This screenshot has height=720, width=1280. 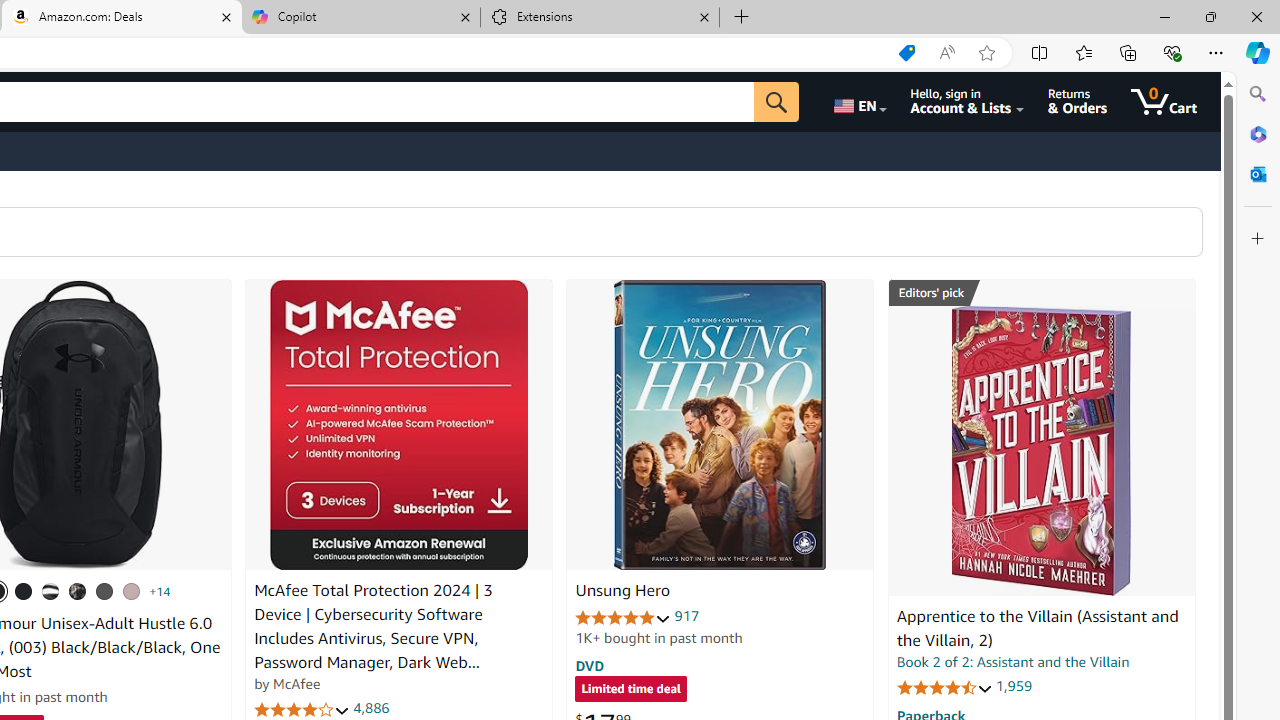 I want to click on '(005) Black Full Heather / Black / Metallic Gold', so click(x=103, y=590).